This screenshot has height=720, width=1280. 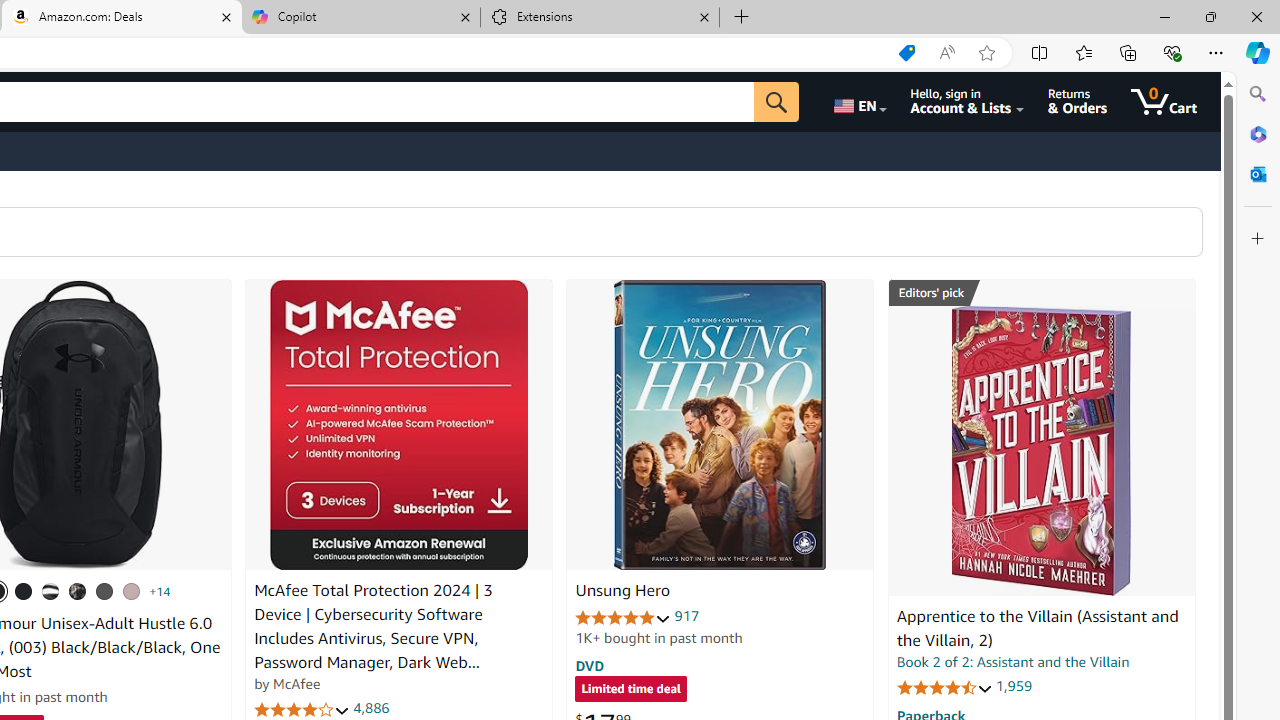 I want to click on '(005) Black Full Heather / Black / Metallic Gold', so click(x=103, y=590).